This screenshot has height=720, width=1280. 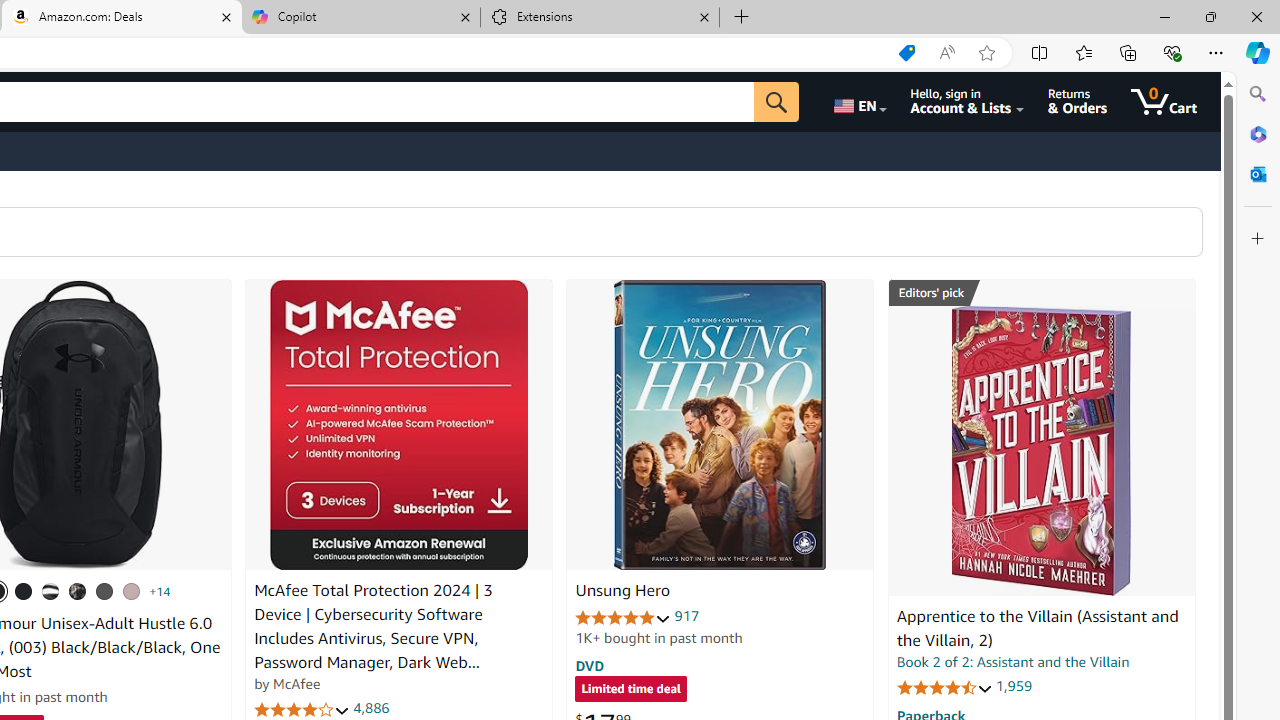 I want to click on '(005) Black Full Heather / Black / Metallic Gold', so click(x=103, y=590).